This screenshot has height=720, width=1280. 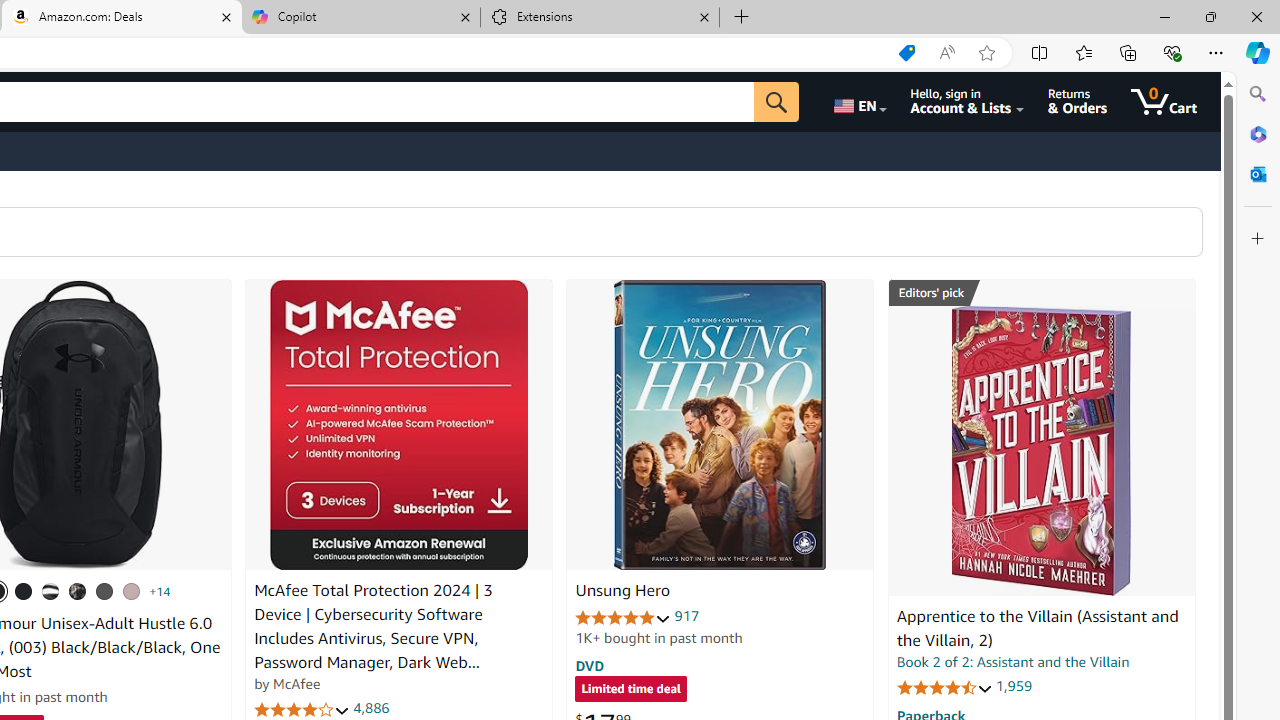 I want to click on '(005) Black Full Heather / Black / Metallic Gold', so click(x=103, y=590).